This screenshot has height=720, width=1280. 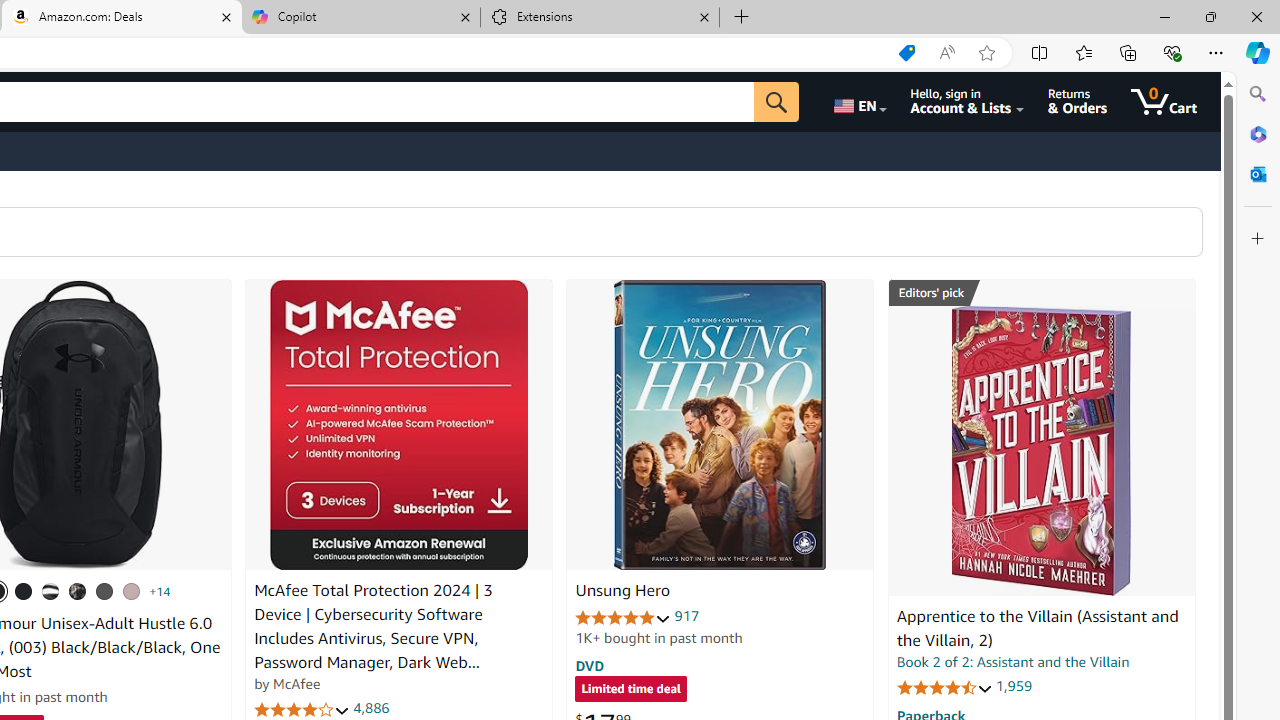 I want to click on '(005) Black Full Heather / Black / Metallic Gold', so click(x=103, y=590).